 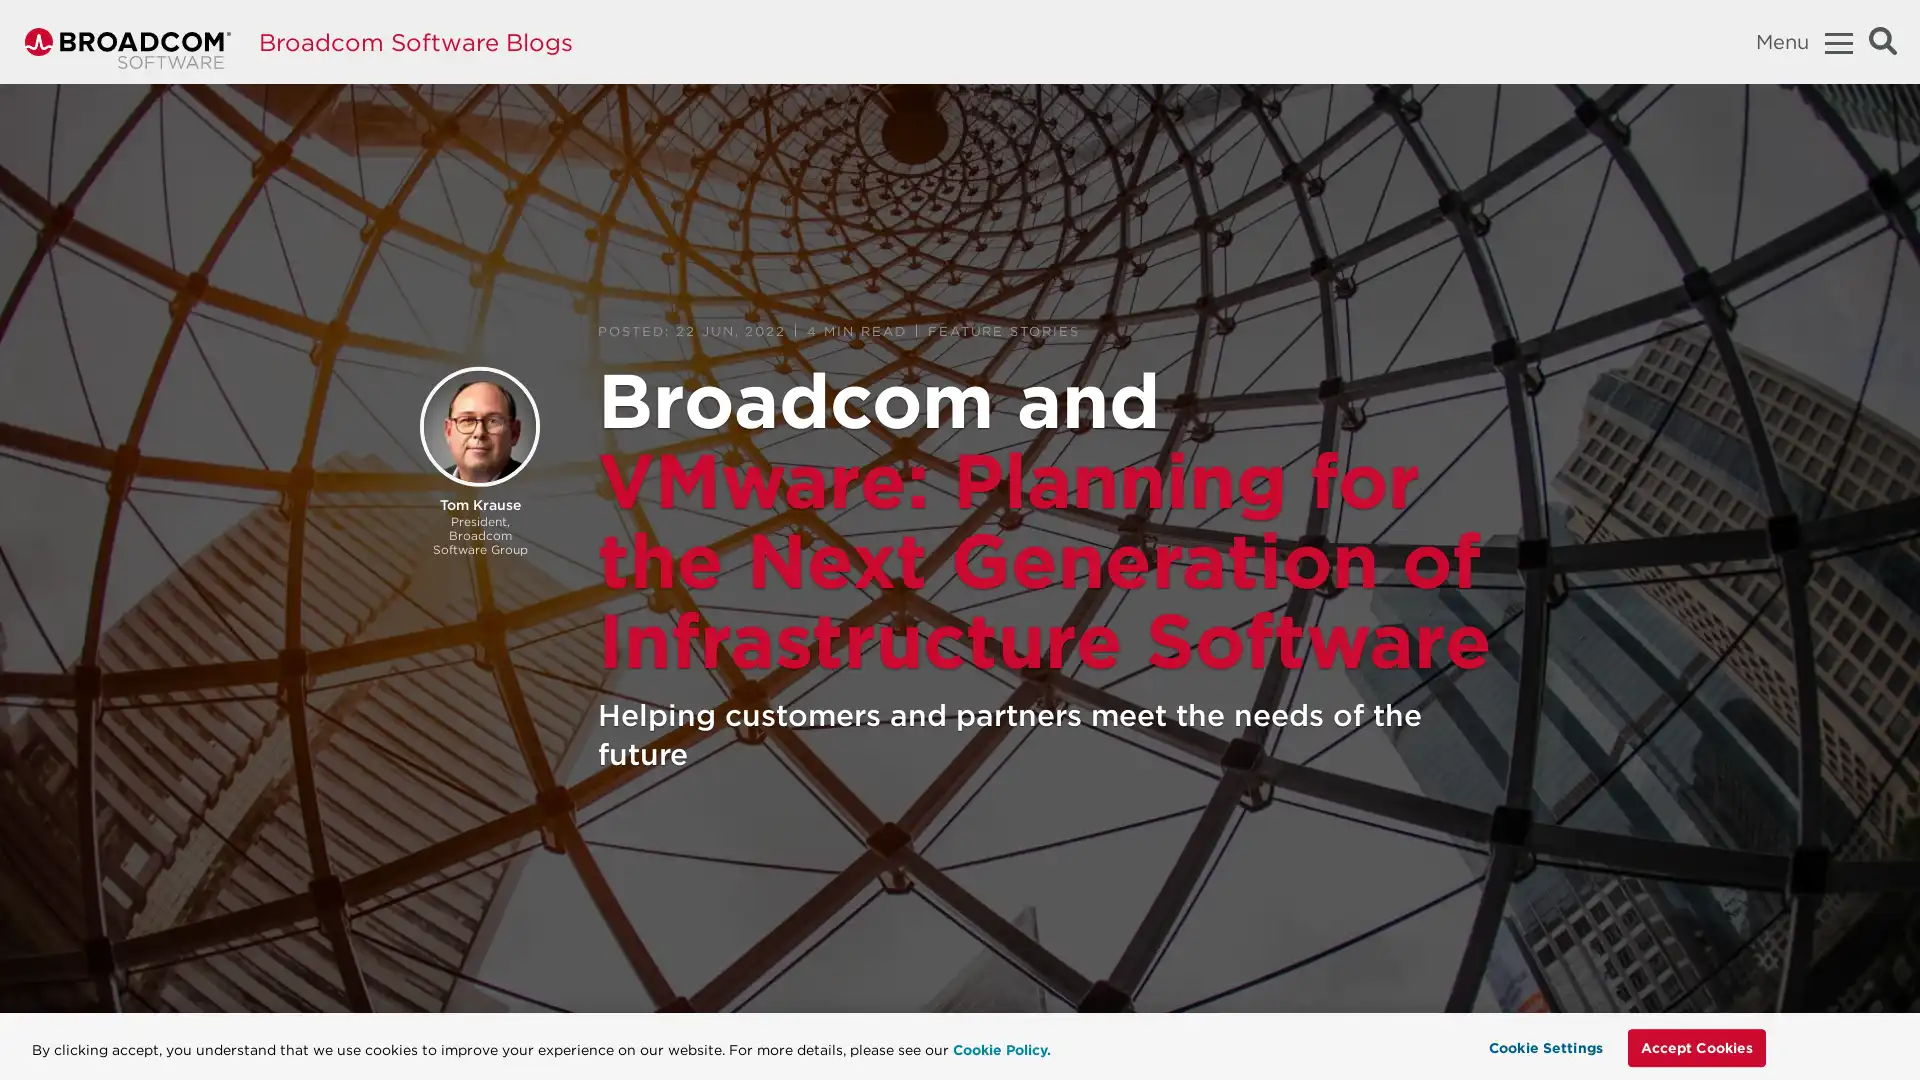 What do you see at coordinates (1695, 1046) in the screenshot?
I see `Accept Cookies` at bounding box center [1695, 1046].